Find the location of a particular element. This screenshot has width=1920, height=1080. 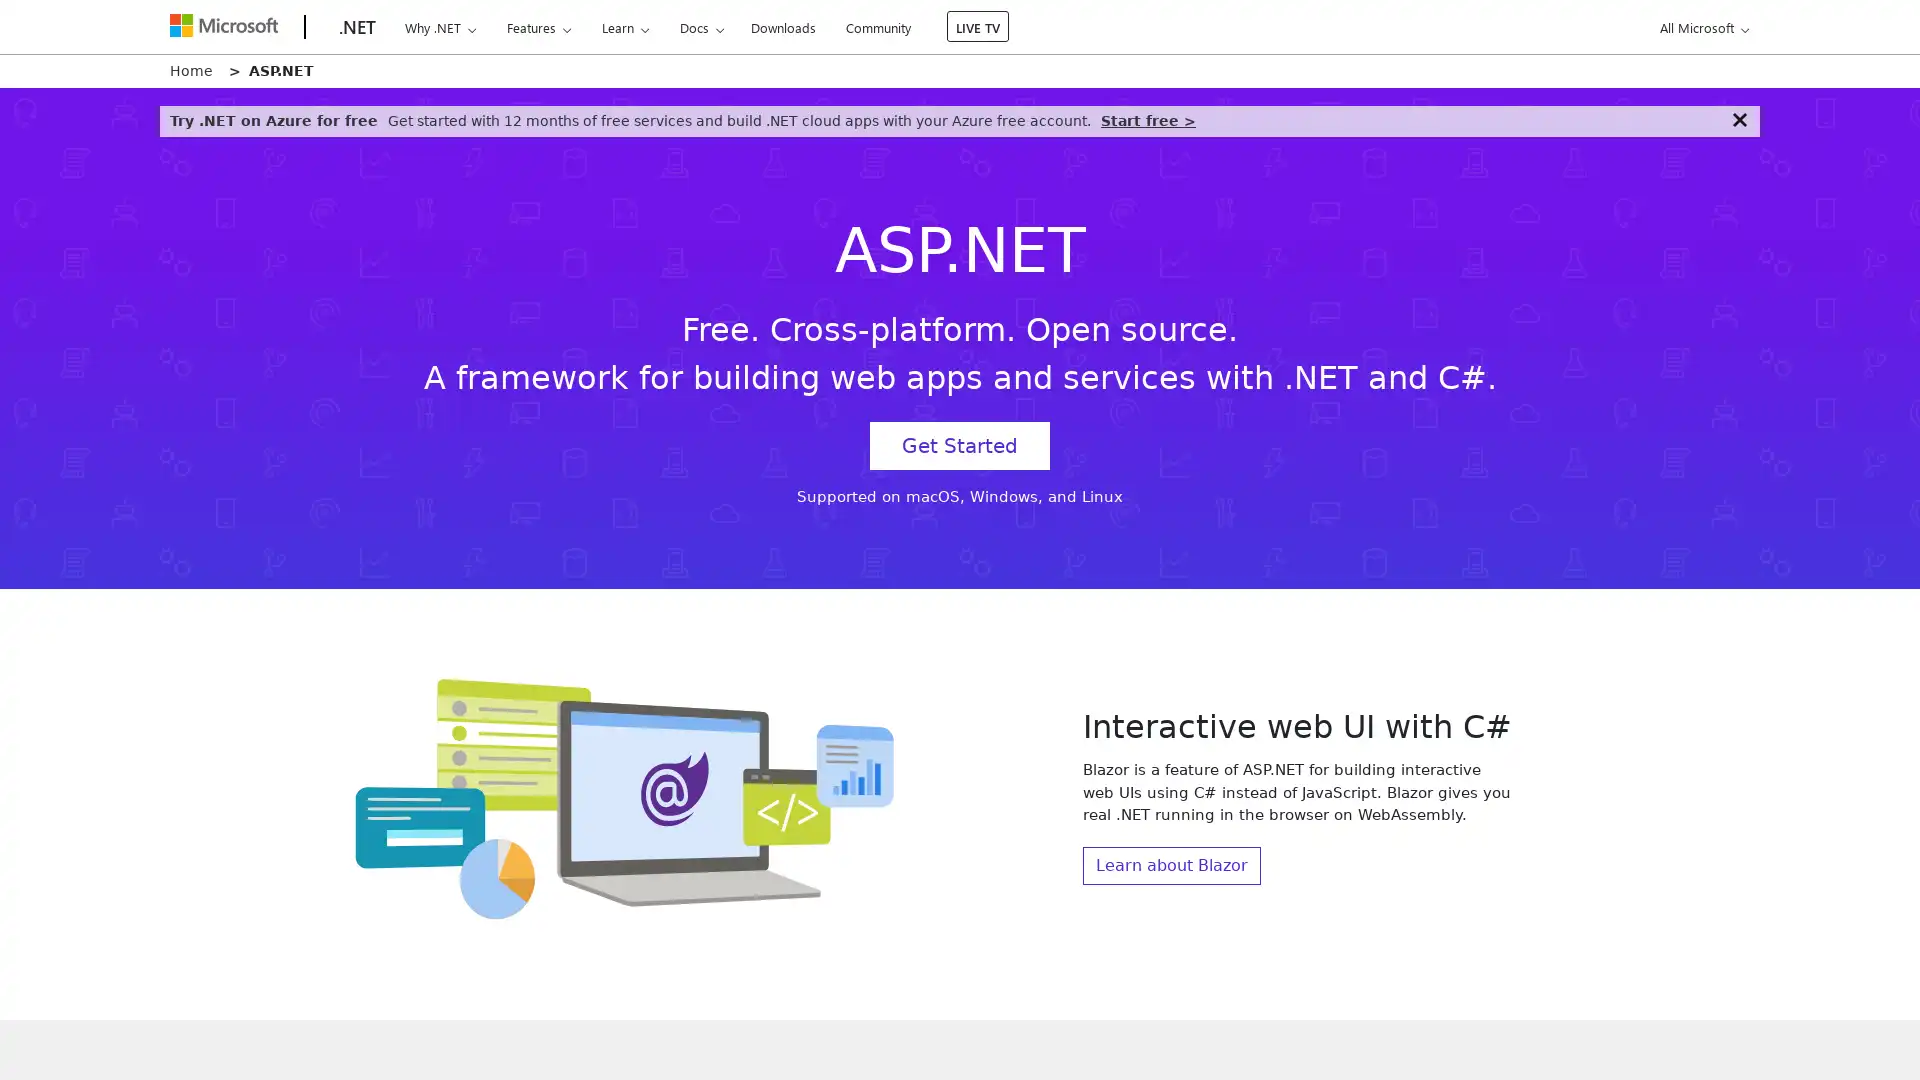

Get Started is located at coordinates (960, 445).